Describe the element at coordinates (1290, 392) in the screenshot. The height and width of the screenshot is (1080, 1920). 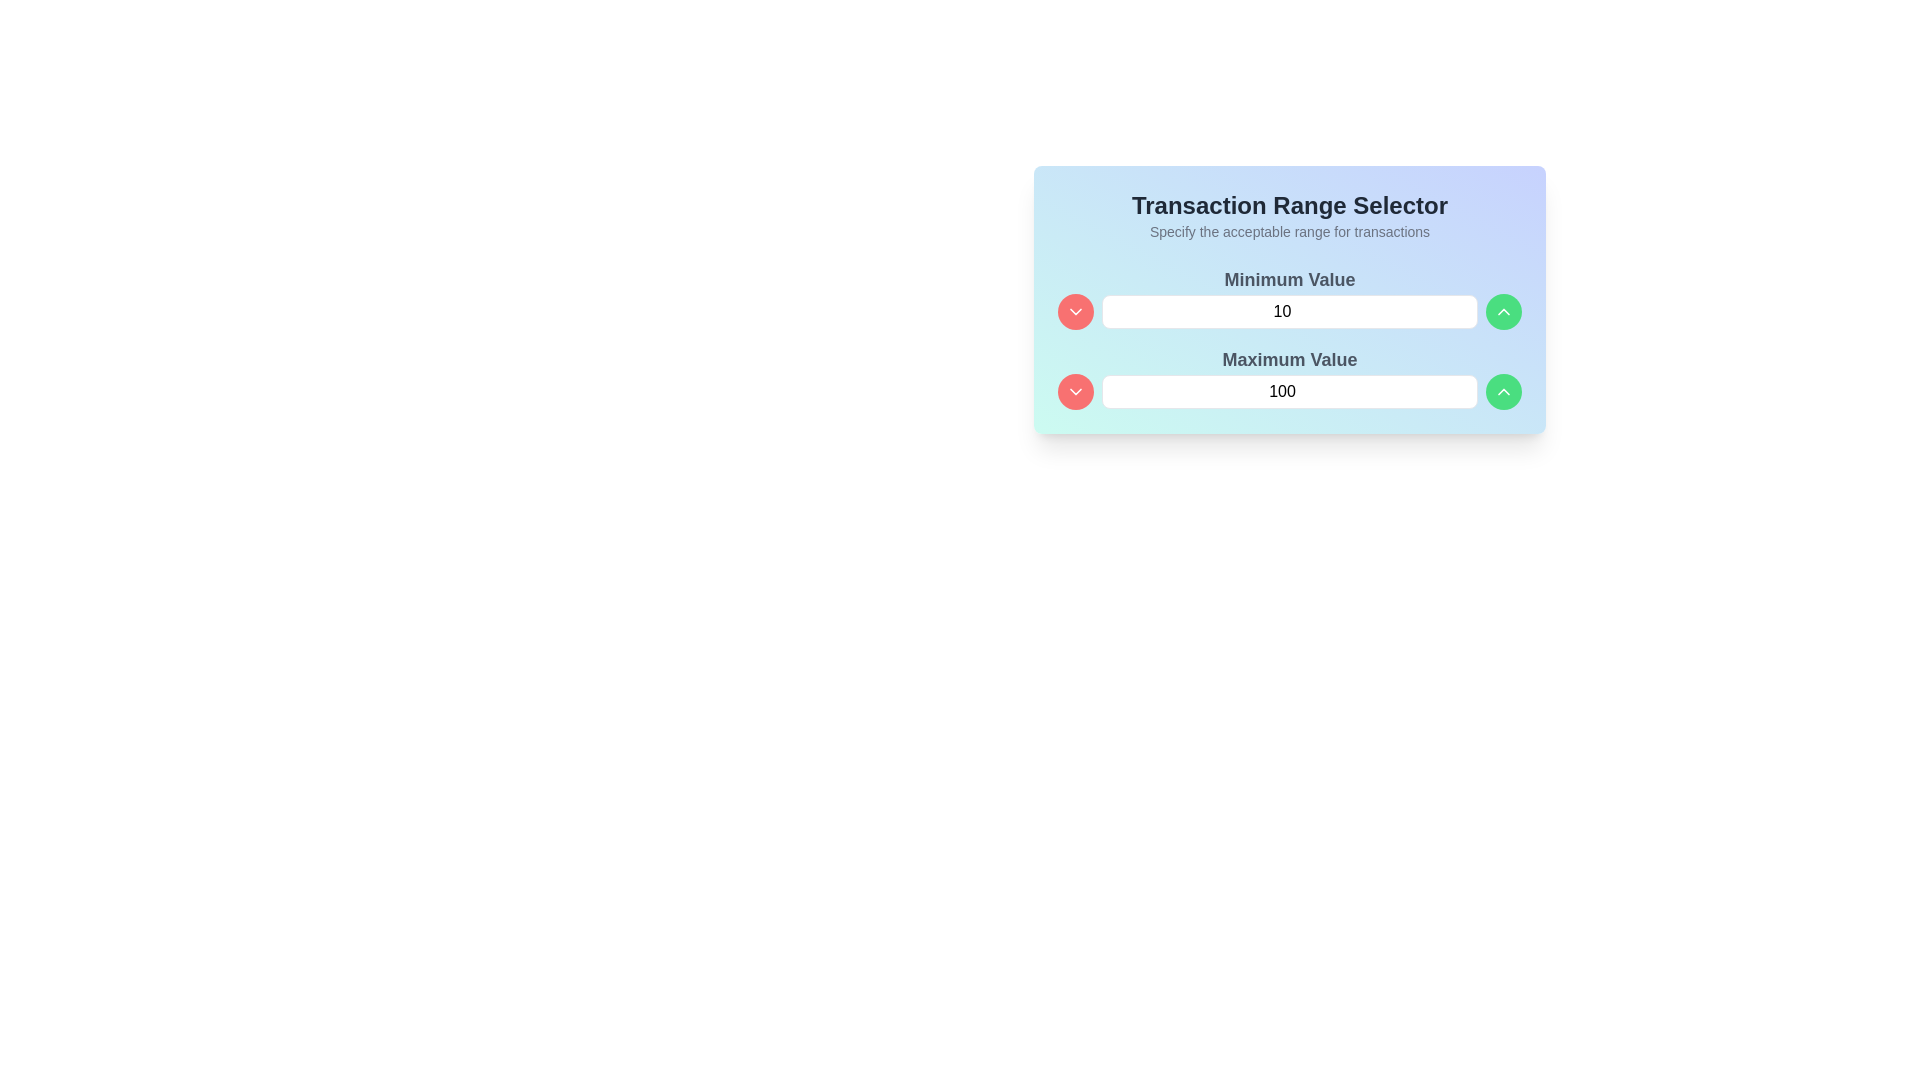
I see `the numerical input field with a white background and black text displaying '100' to focus on it` at that location.